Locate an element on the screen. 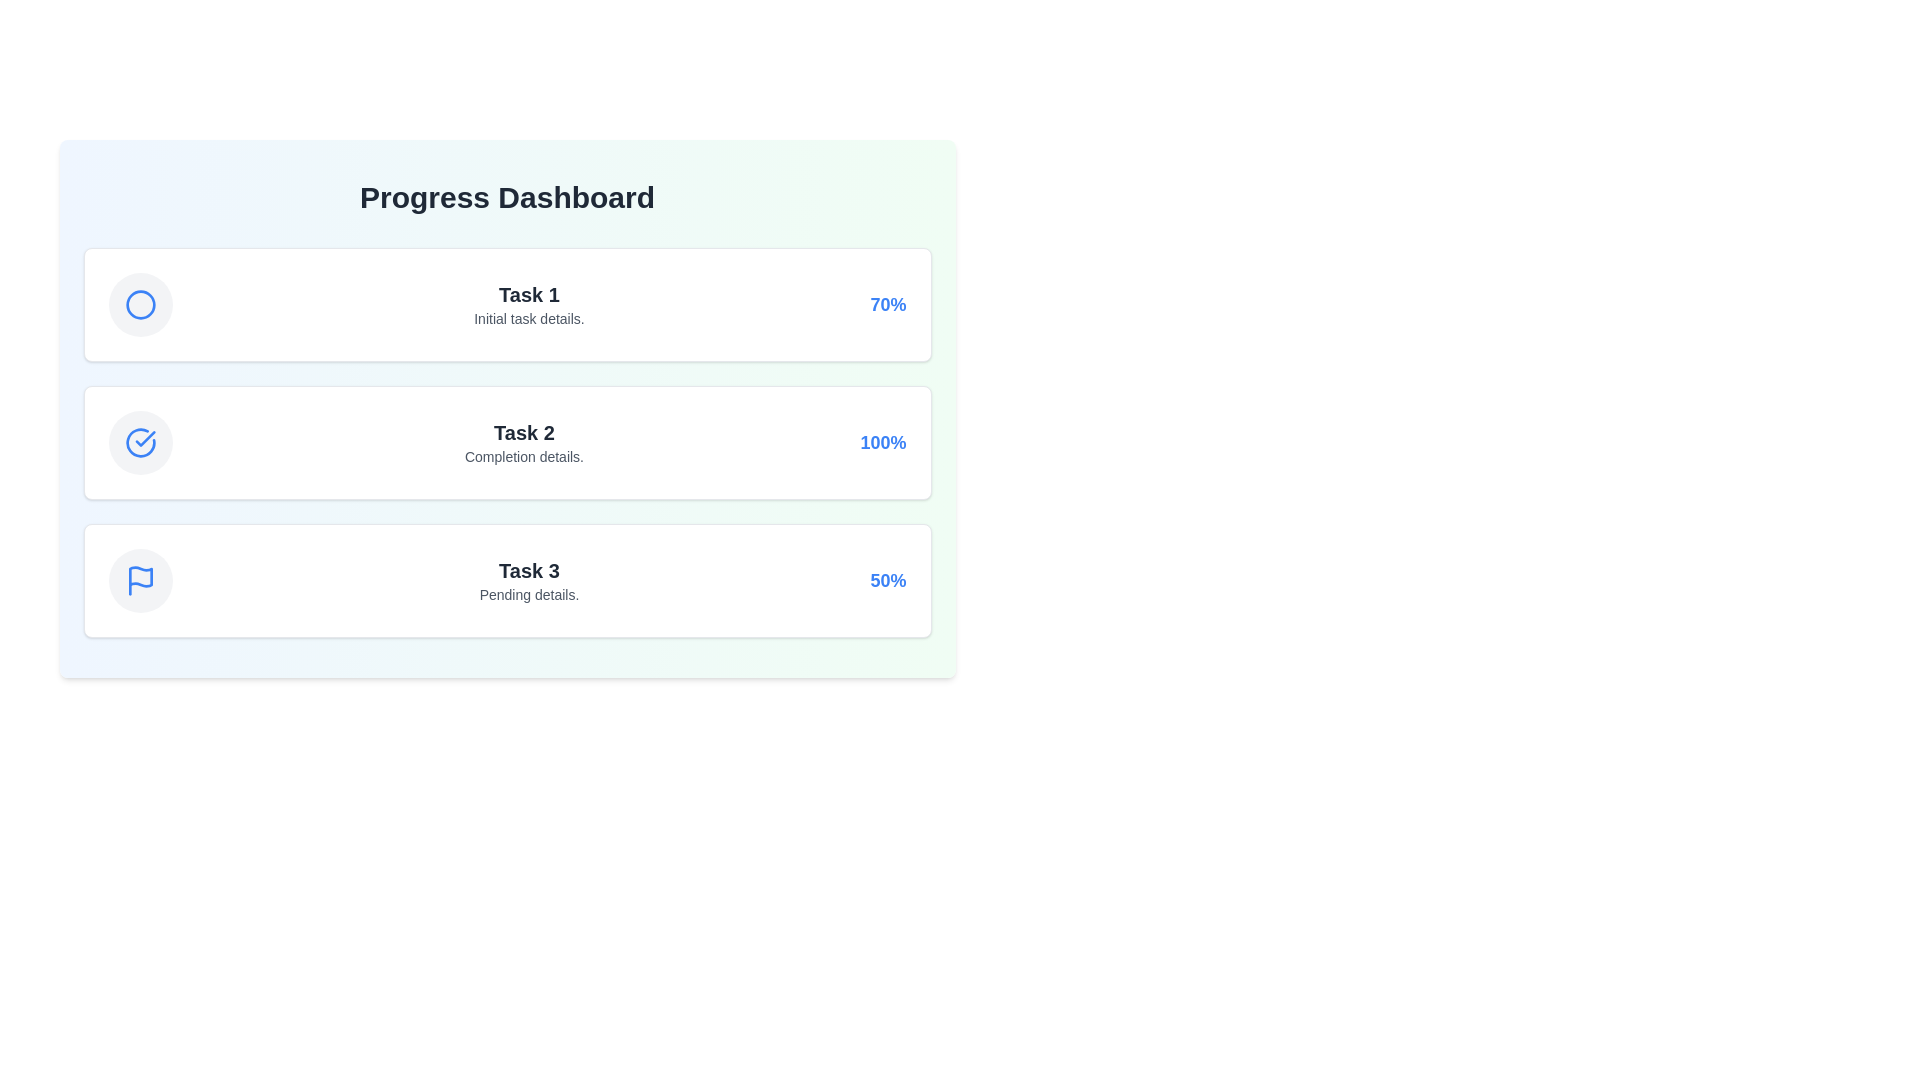  the bold blue text label displaying '100%' which is prominently placed on the right side of the second section labeled 'Task 2' is located at coordinates (882, 442).